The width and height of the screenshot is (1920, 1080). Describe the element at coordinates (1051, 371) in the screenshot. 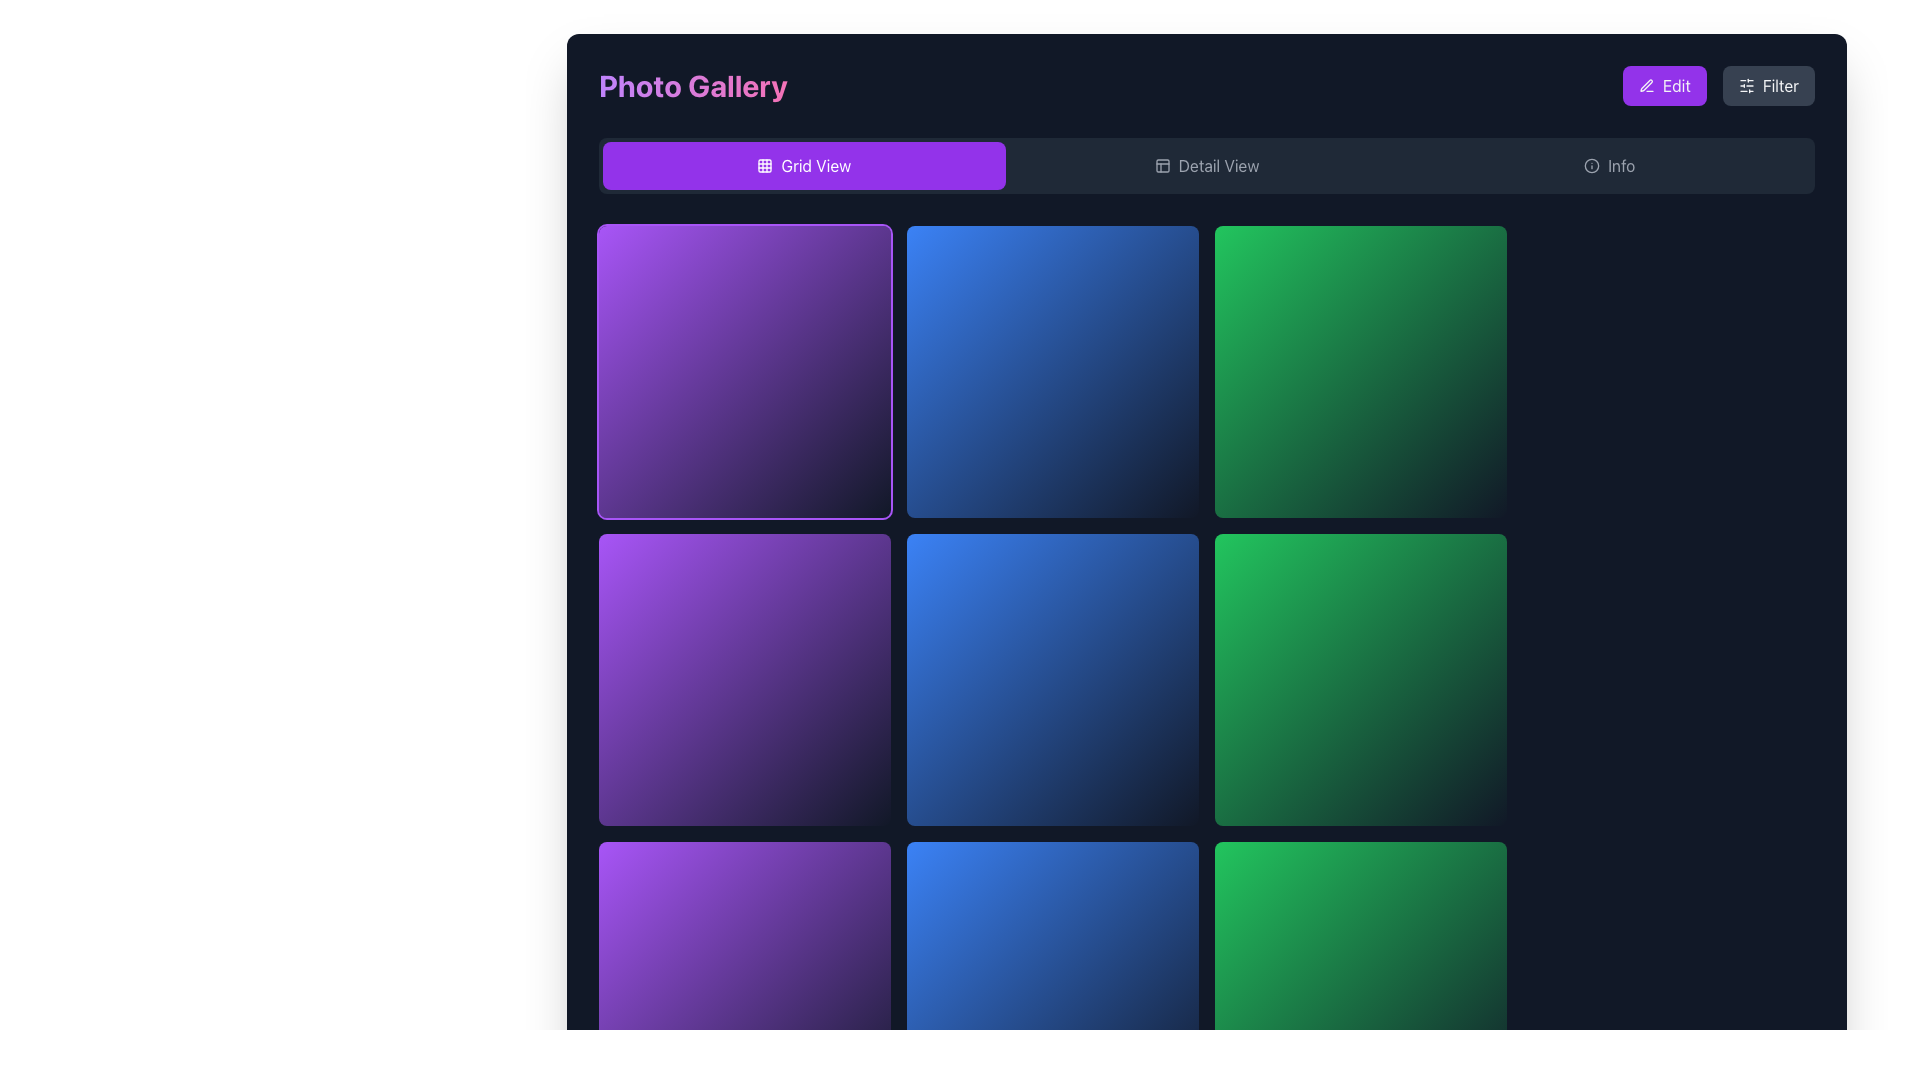

I see `the square grid tile with a blue to cyan gradient background` at that location.